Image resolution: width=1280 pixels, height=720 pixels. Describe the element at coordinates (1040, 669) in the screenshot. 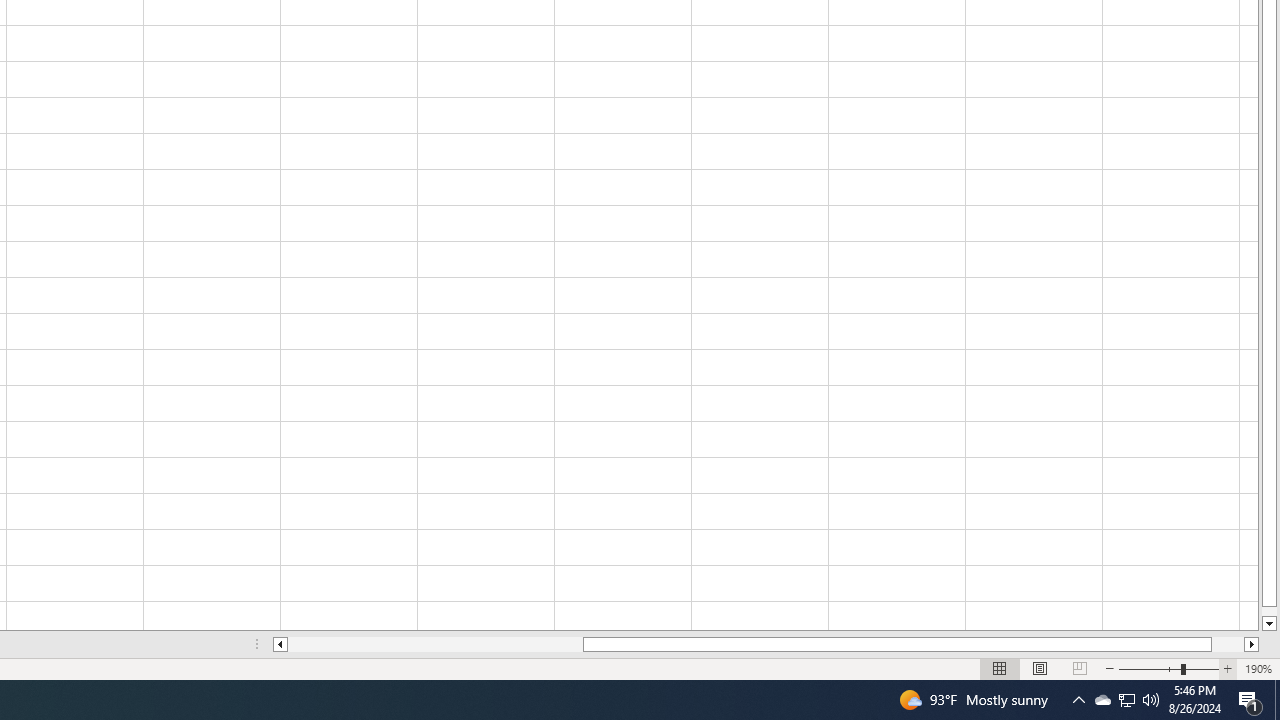

I see `'Page Layout'` at that location.